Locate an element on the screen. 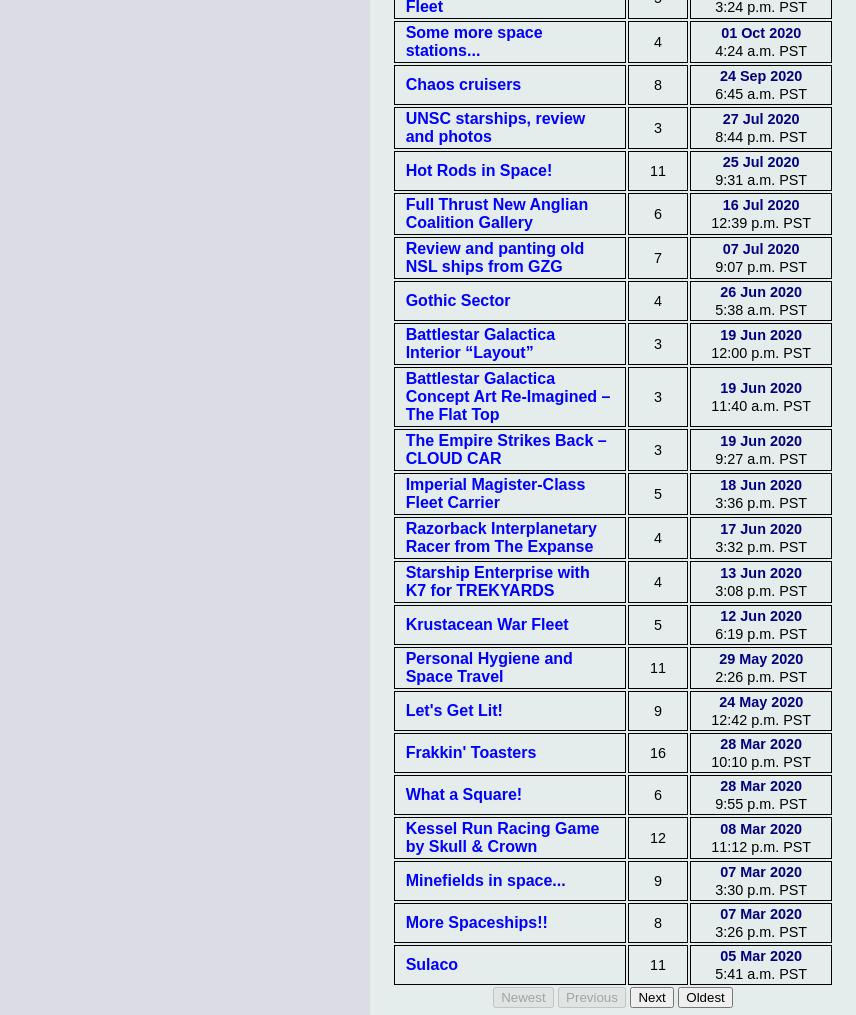  '6:19 p.m. PST' is located at coordinates (759, 632).